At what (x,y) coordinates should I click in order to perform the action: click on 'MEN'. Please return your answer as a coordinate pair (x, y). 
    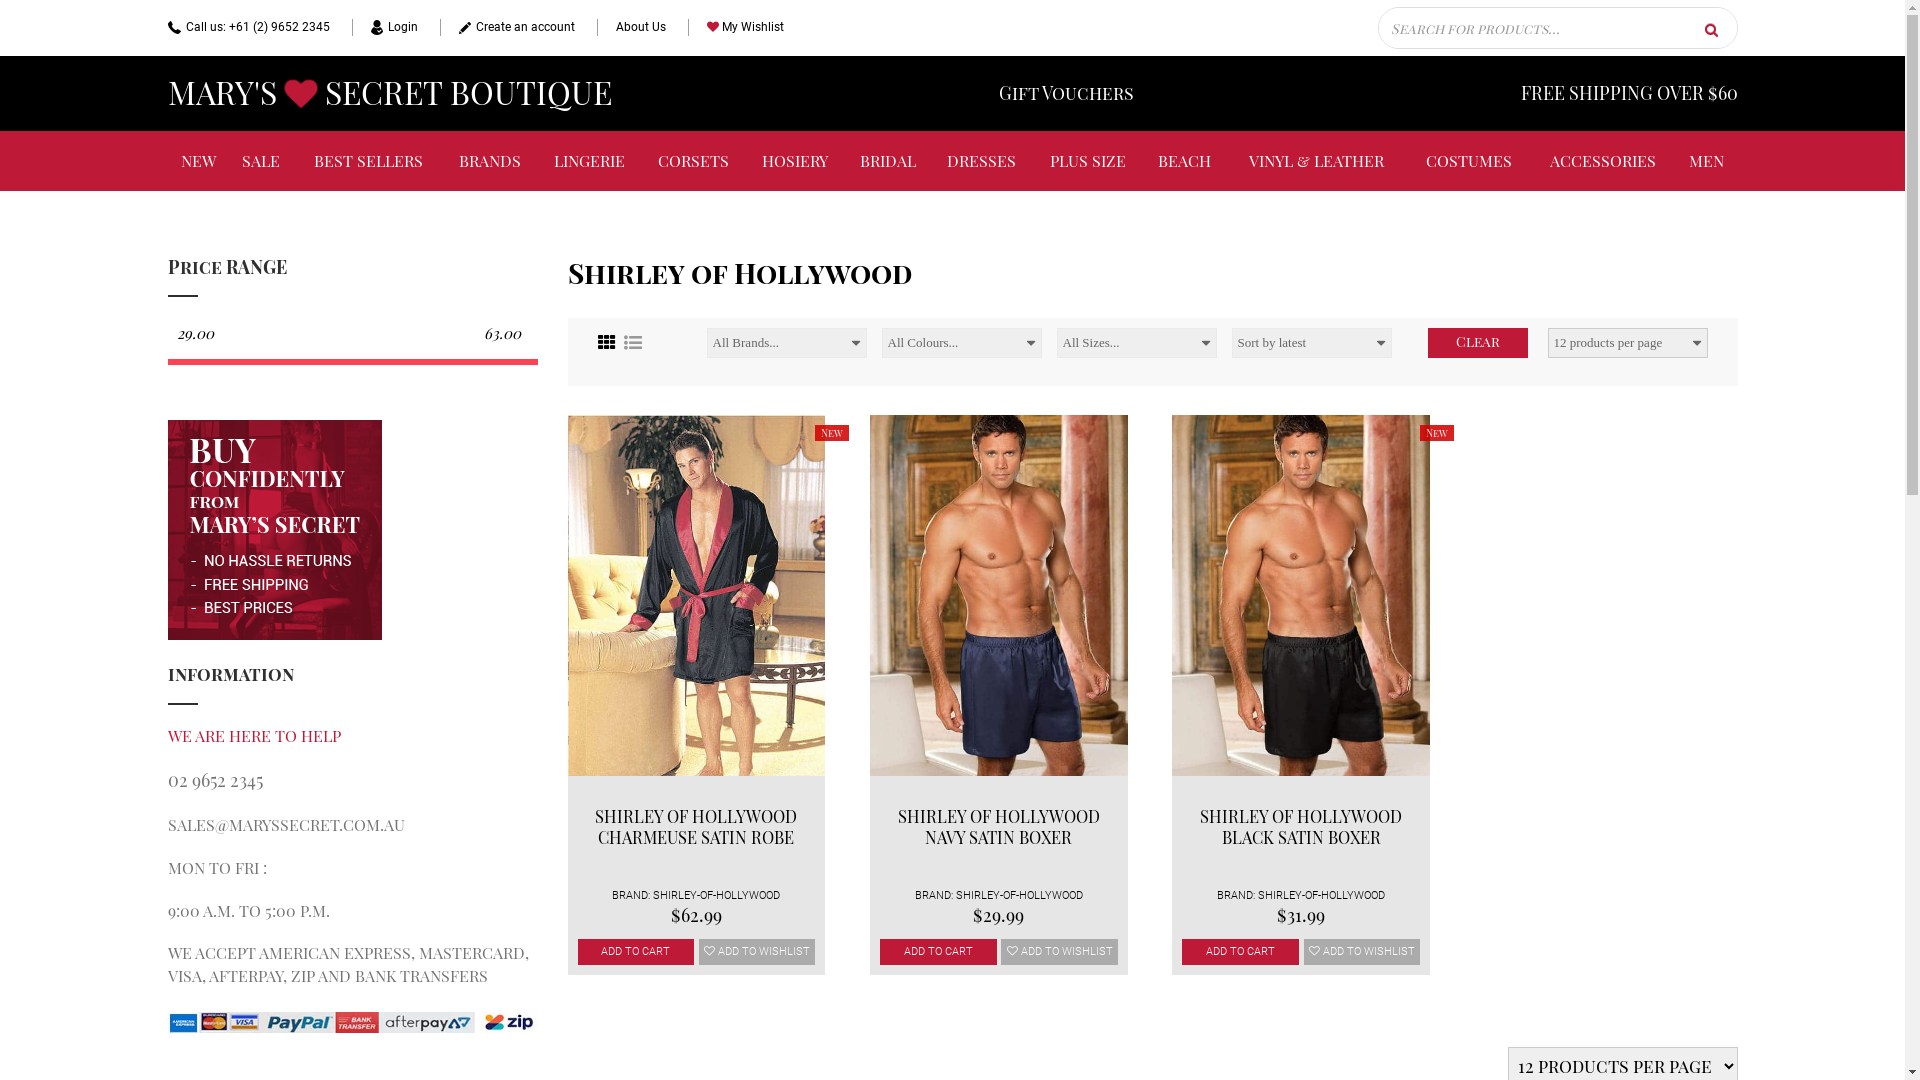
    Looking at the image, I should click on (1705, 160).